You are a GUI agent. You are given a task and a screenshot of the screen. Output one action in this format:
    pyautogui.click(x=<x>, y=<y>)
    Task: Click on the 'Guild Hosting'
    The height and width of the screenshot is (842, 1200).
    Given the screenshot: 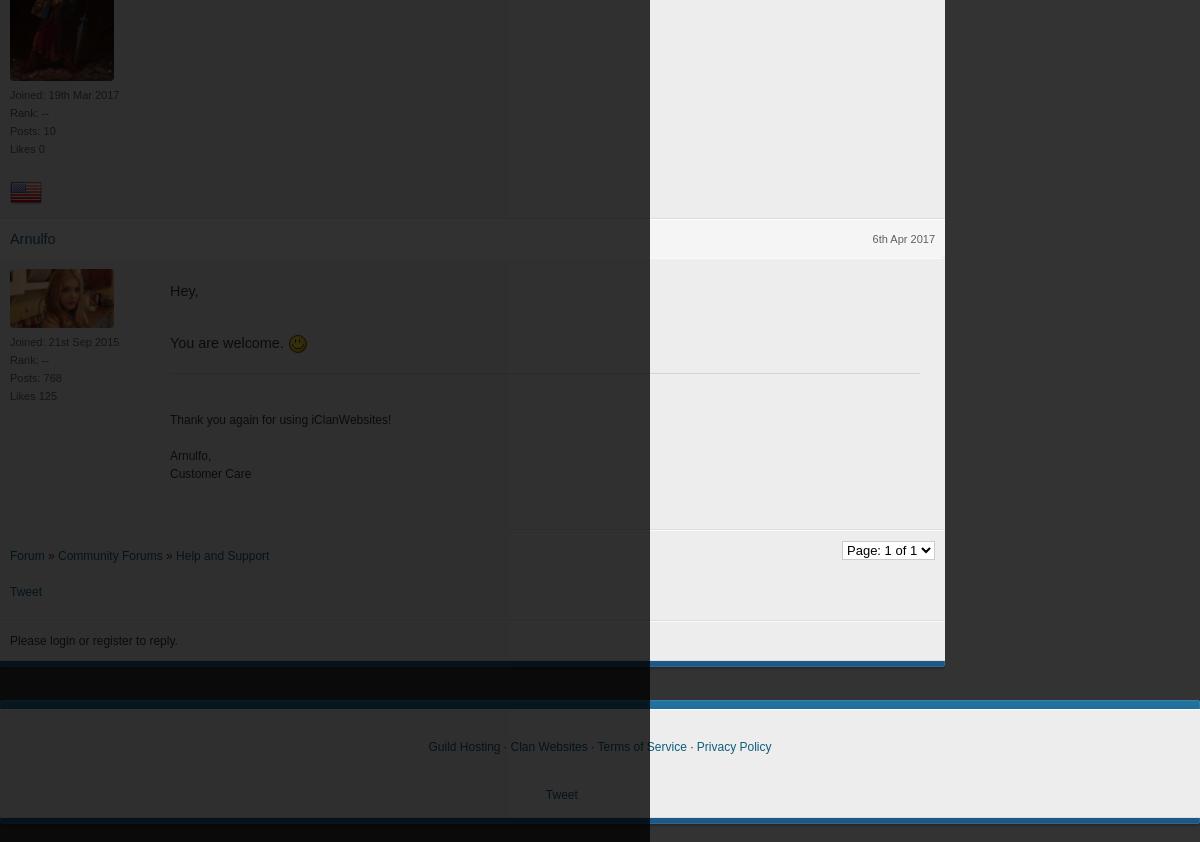 What is the action you would take?
    pyautogui.click(x=463, y=747)
    